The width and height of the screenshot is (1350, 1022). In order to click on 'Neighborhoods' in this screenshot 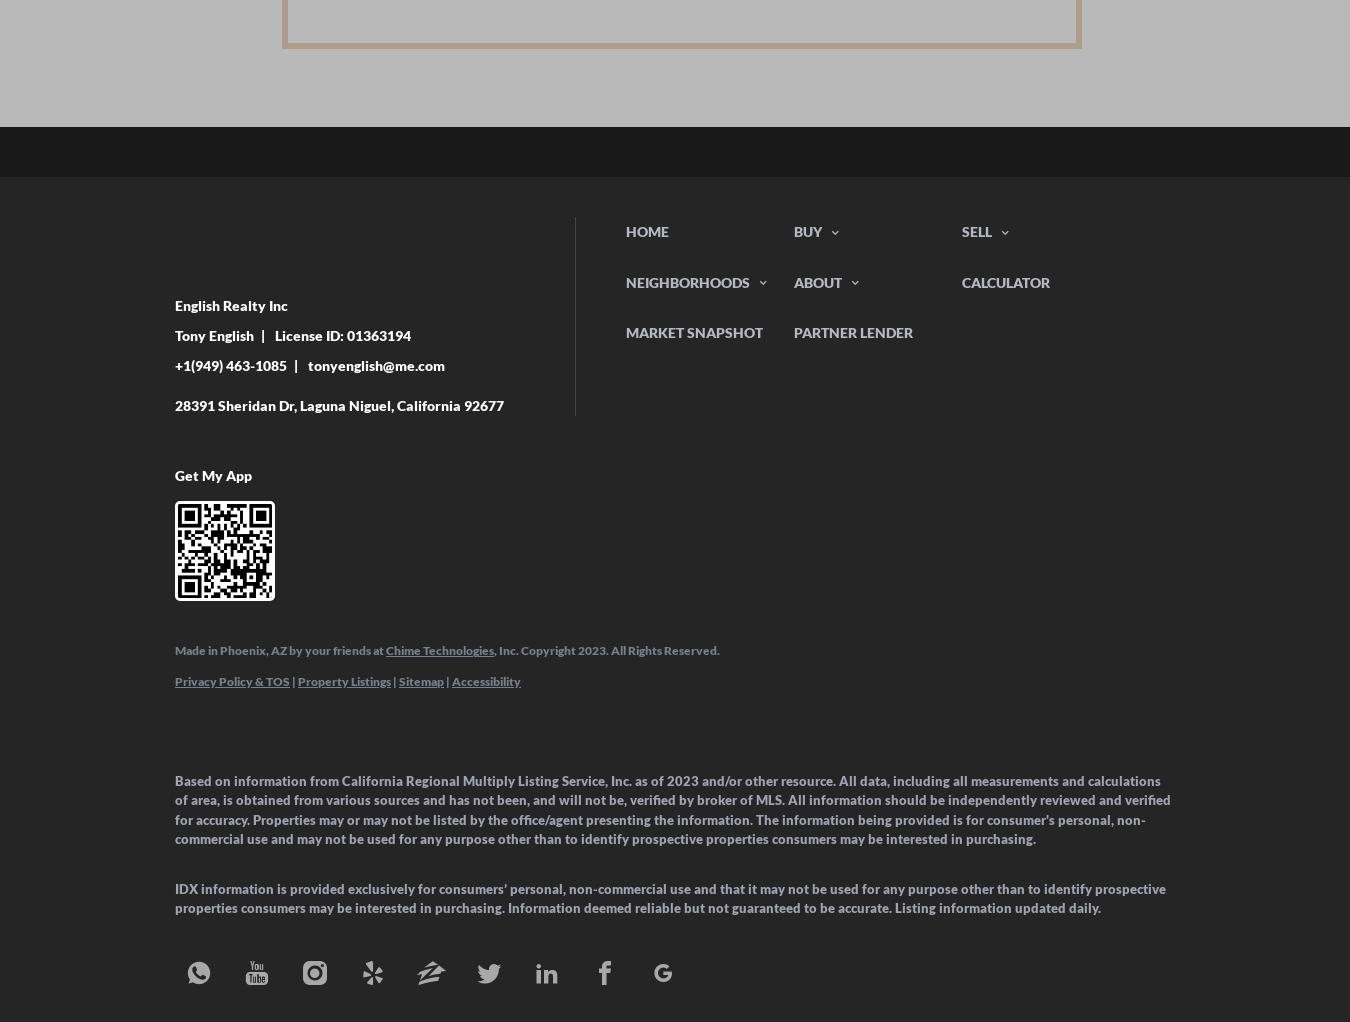, I will do `click(625, 281)`.